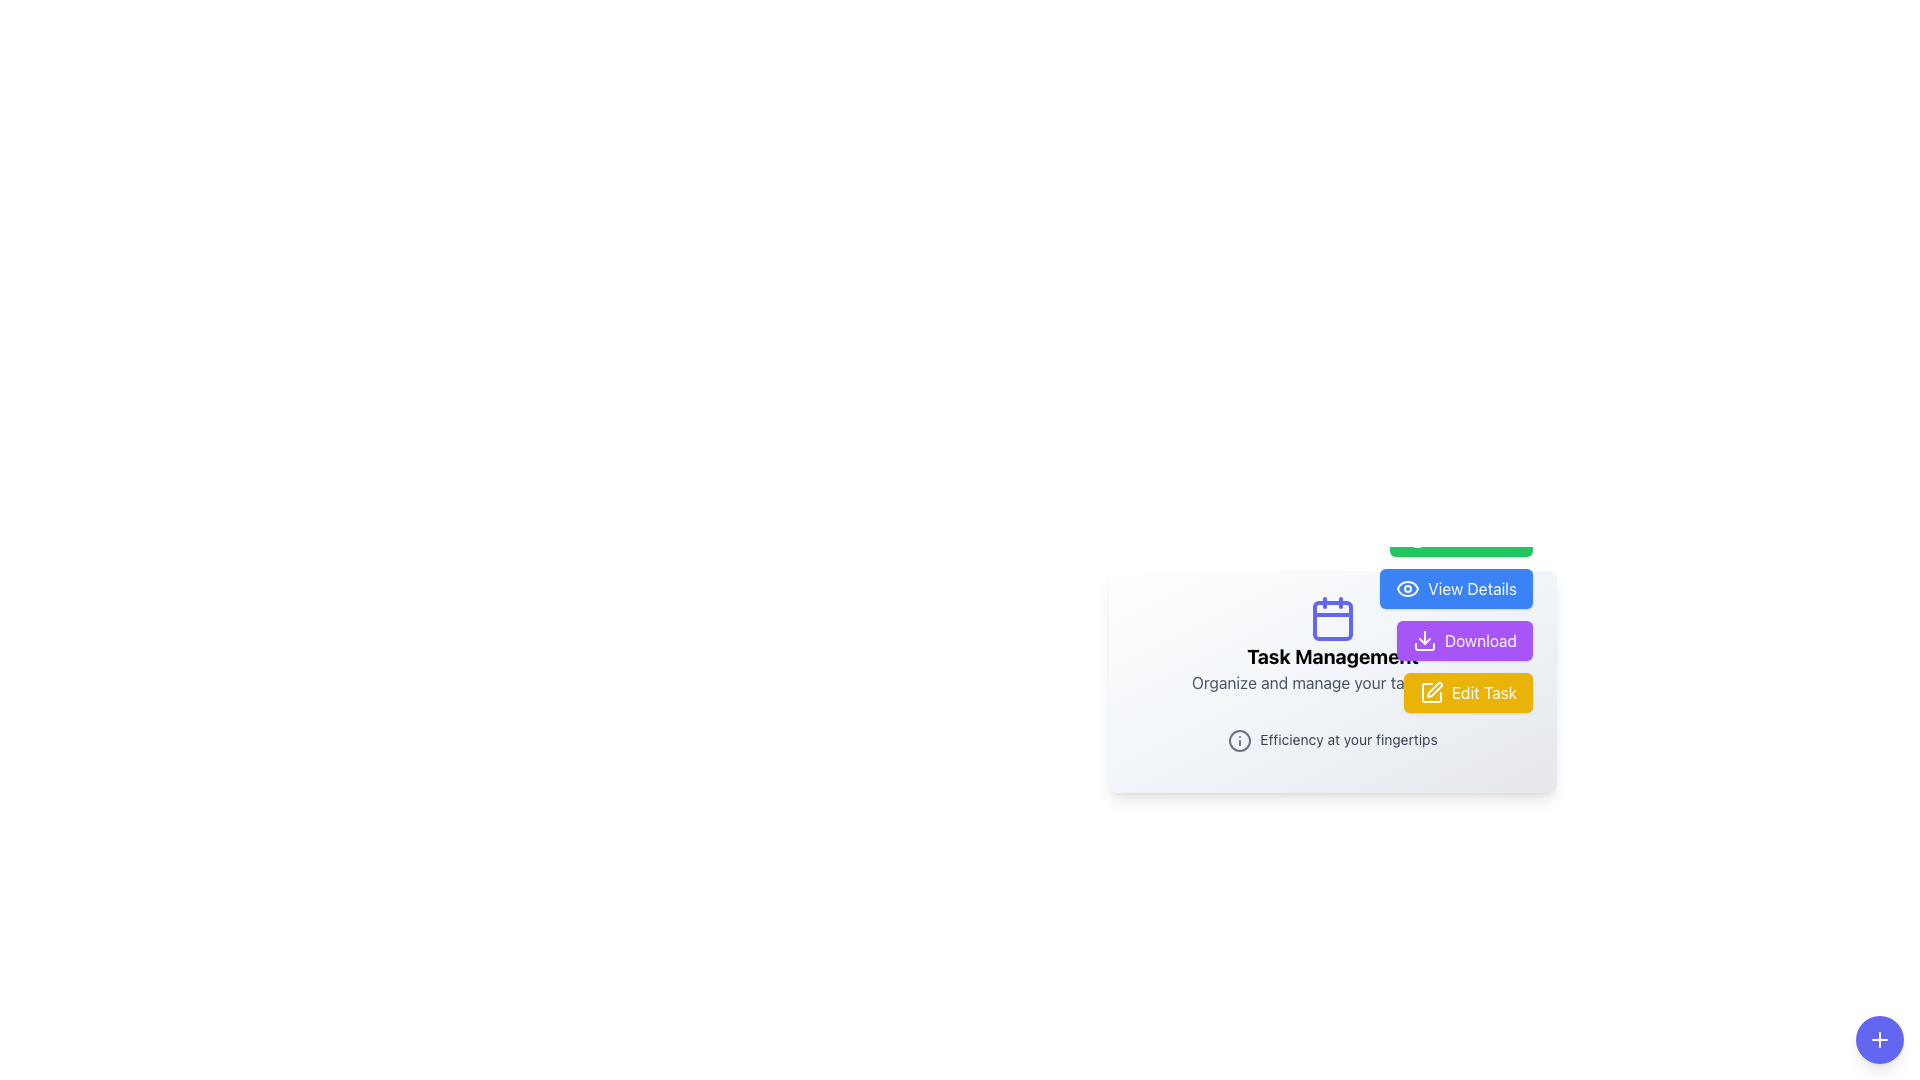  Describe the element at coordinates (1468, 691) in the screenshot. I see `the 'Edit Task' button located at the bottom of the action buttons in the floating card on the bottom-right side of the interface` at that location.